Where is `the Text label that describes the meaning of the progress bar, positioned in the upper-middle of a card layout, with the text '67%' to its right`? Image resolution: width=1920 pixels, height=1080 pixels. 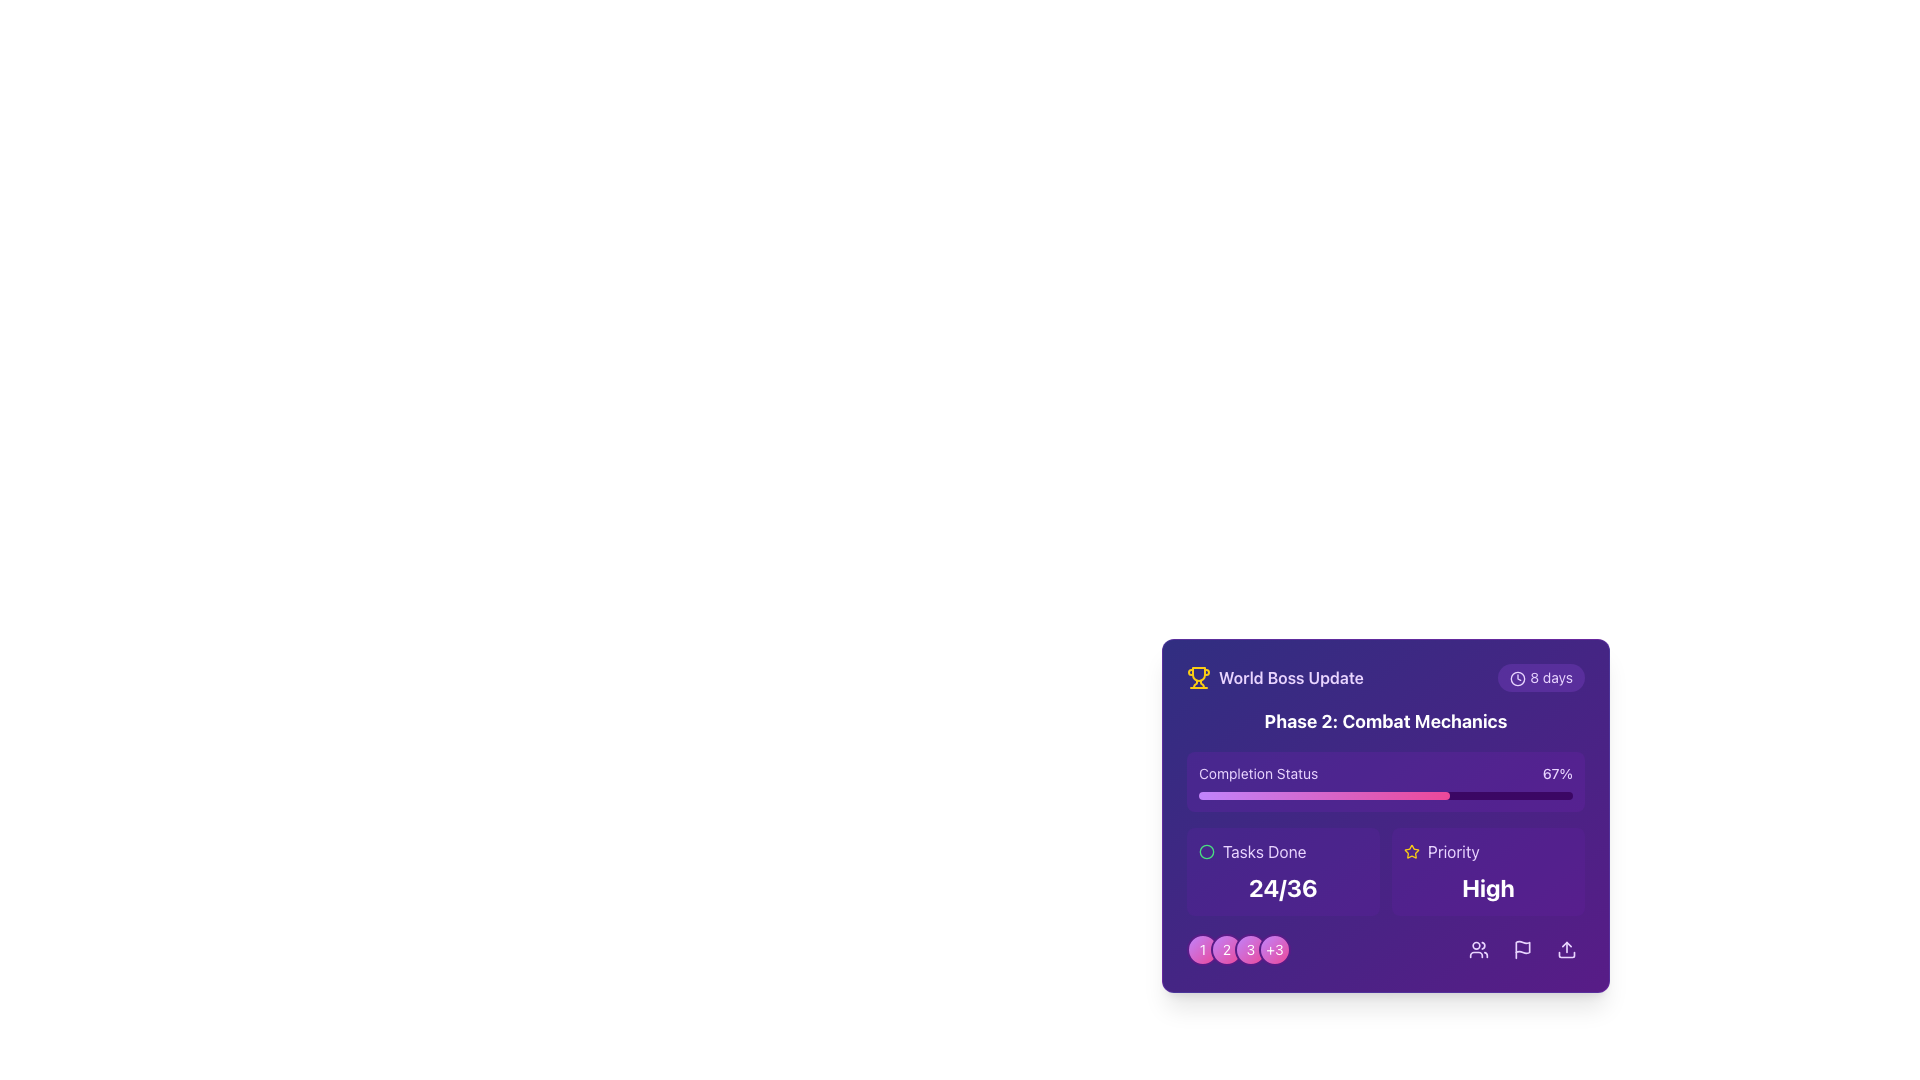
the Text label that describes the meaning of the progress bar, positioned in the upper-middle of a card layout, with the text '67%' to its right is located at coordinates (1257, 773).